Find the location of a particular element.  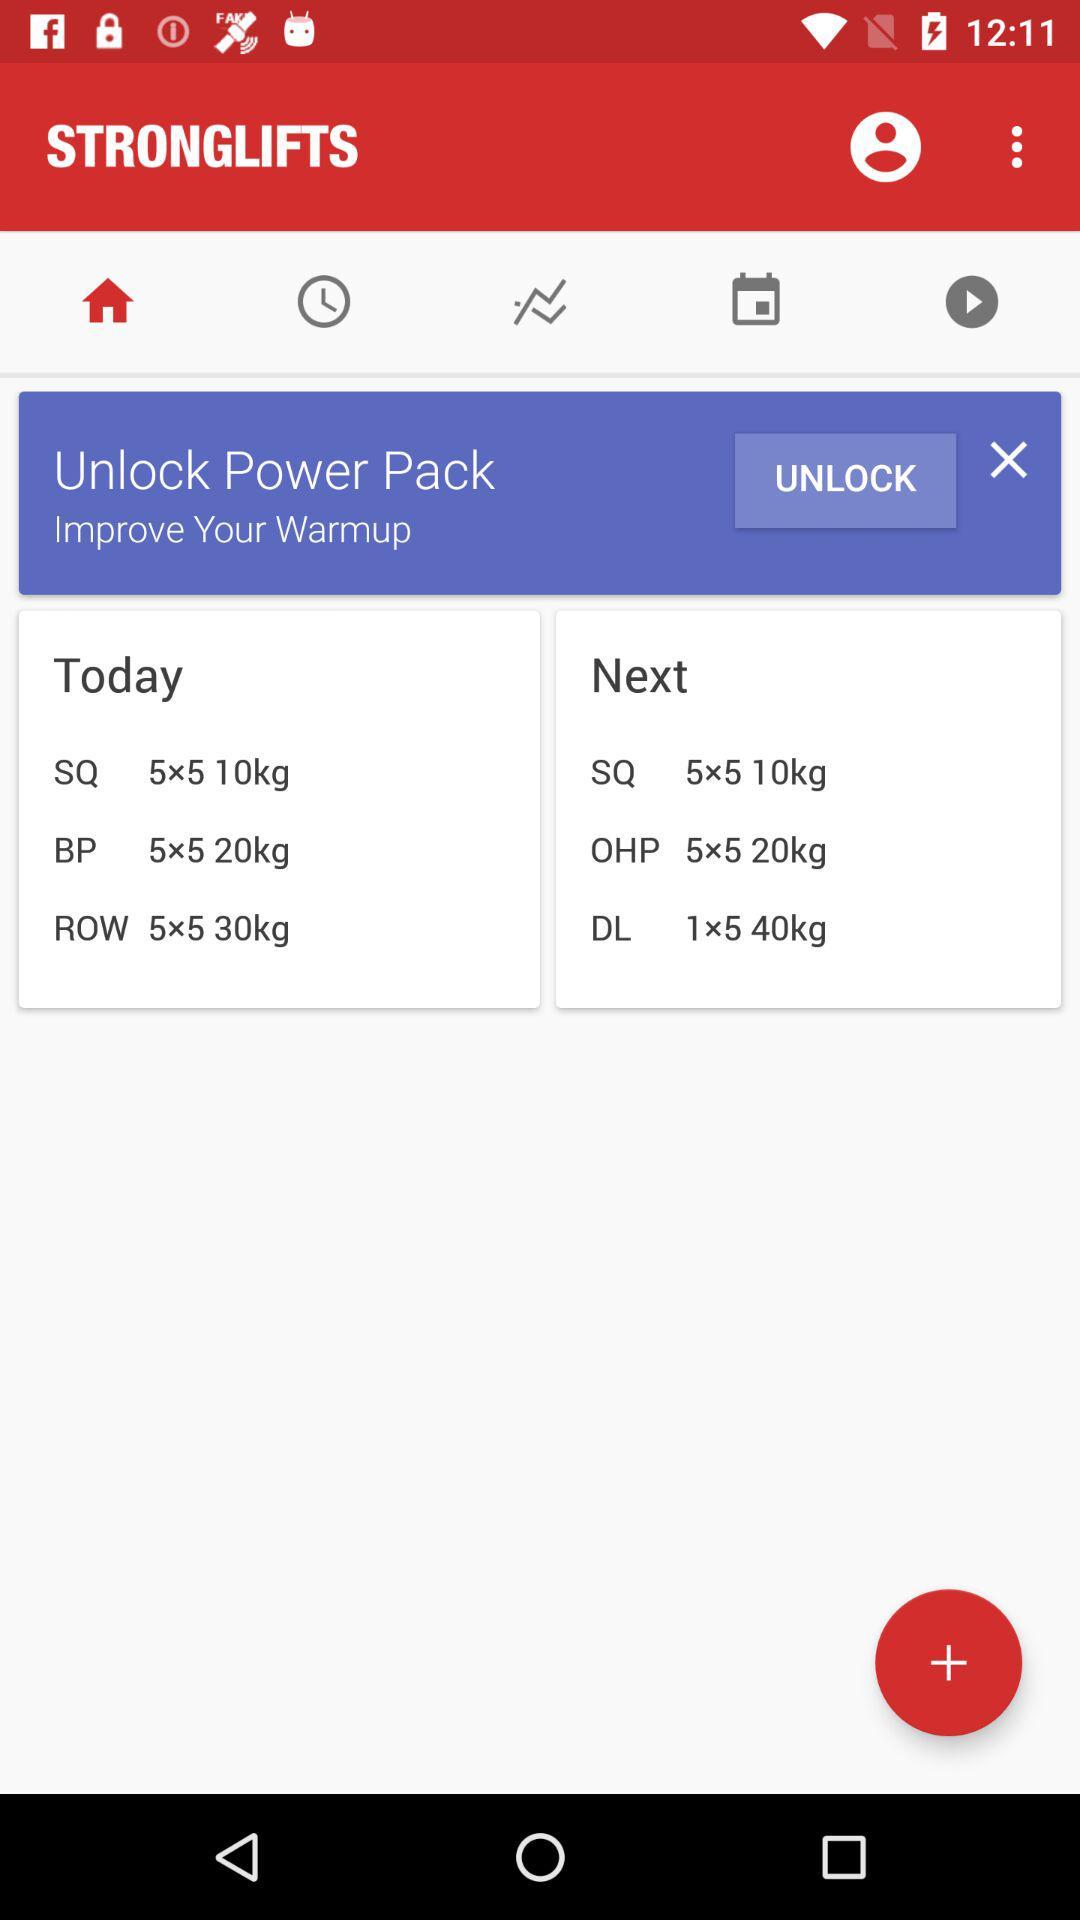

the item next to unlock item is located at coordinates (1008, 458).